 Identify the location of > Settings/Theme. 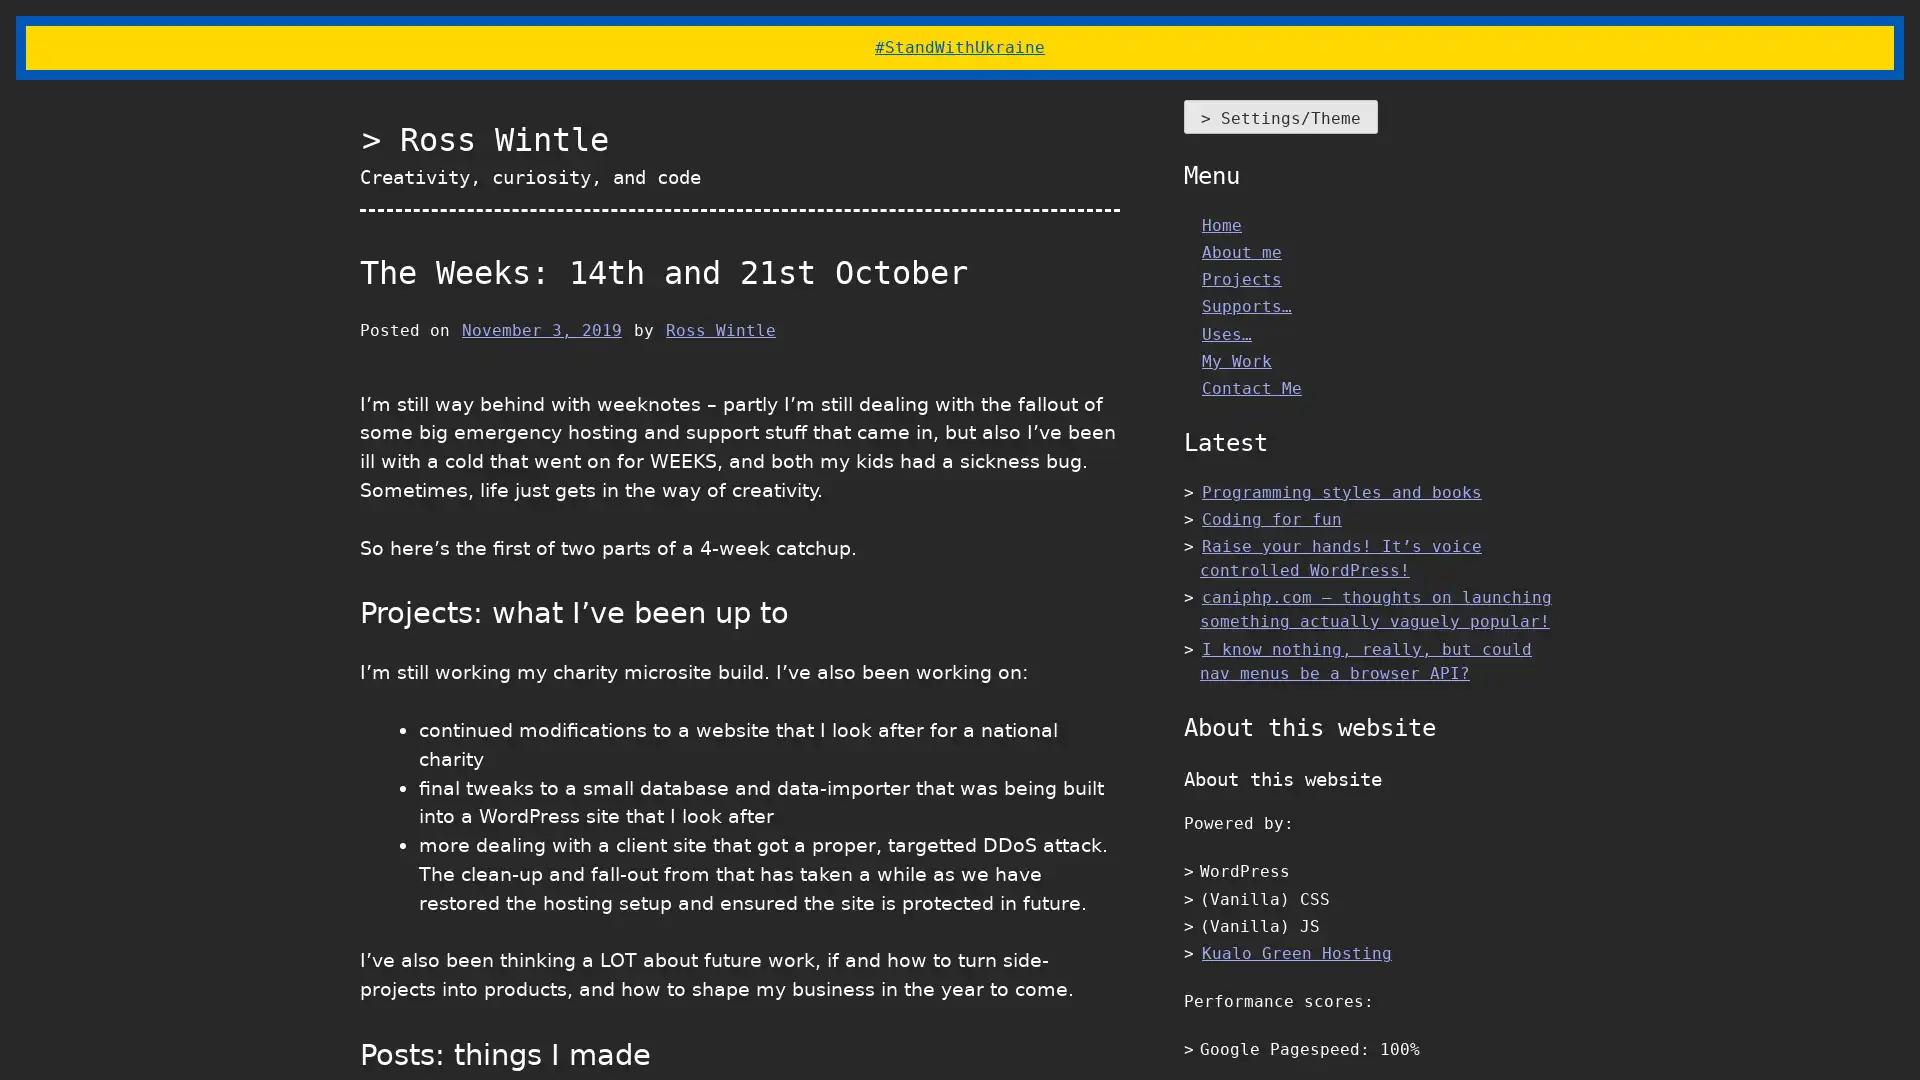
(1281, 116).